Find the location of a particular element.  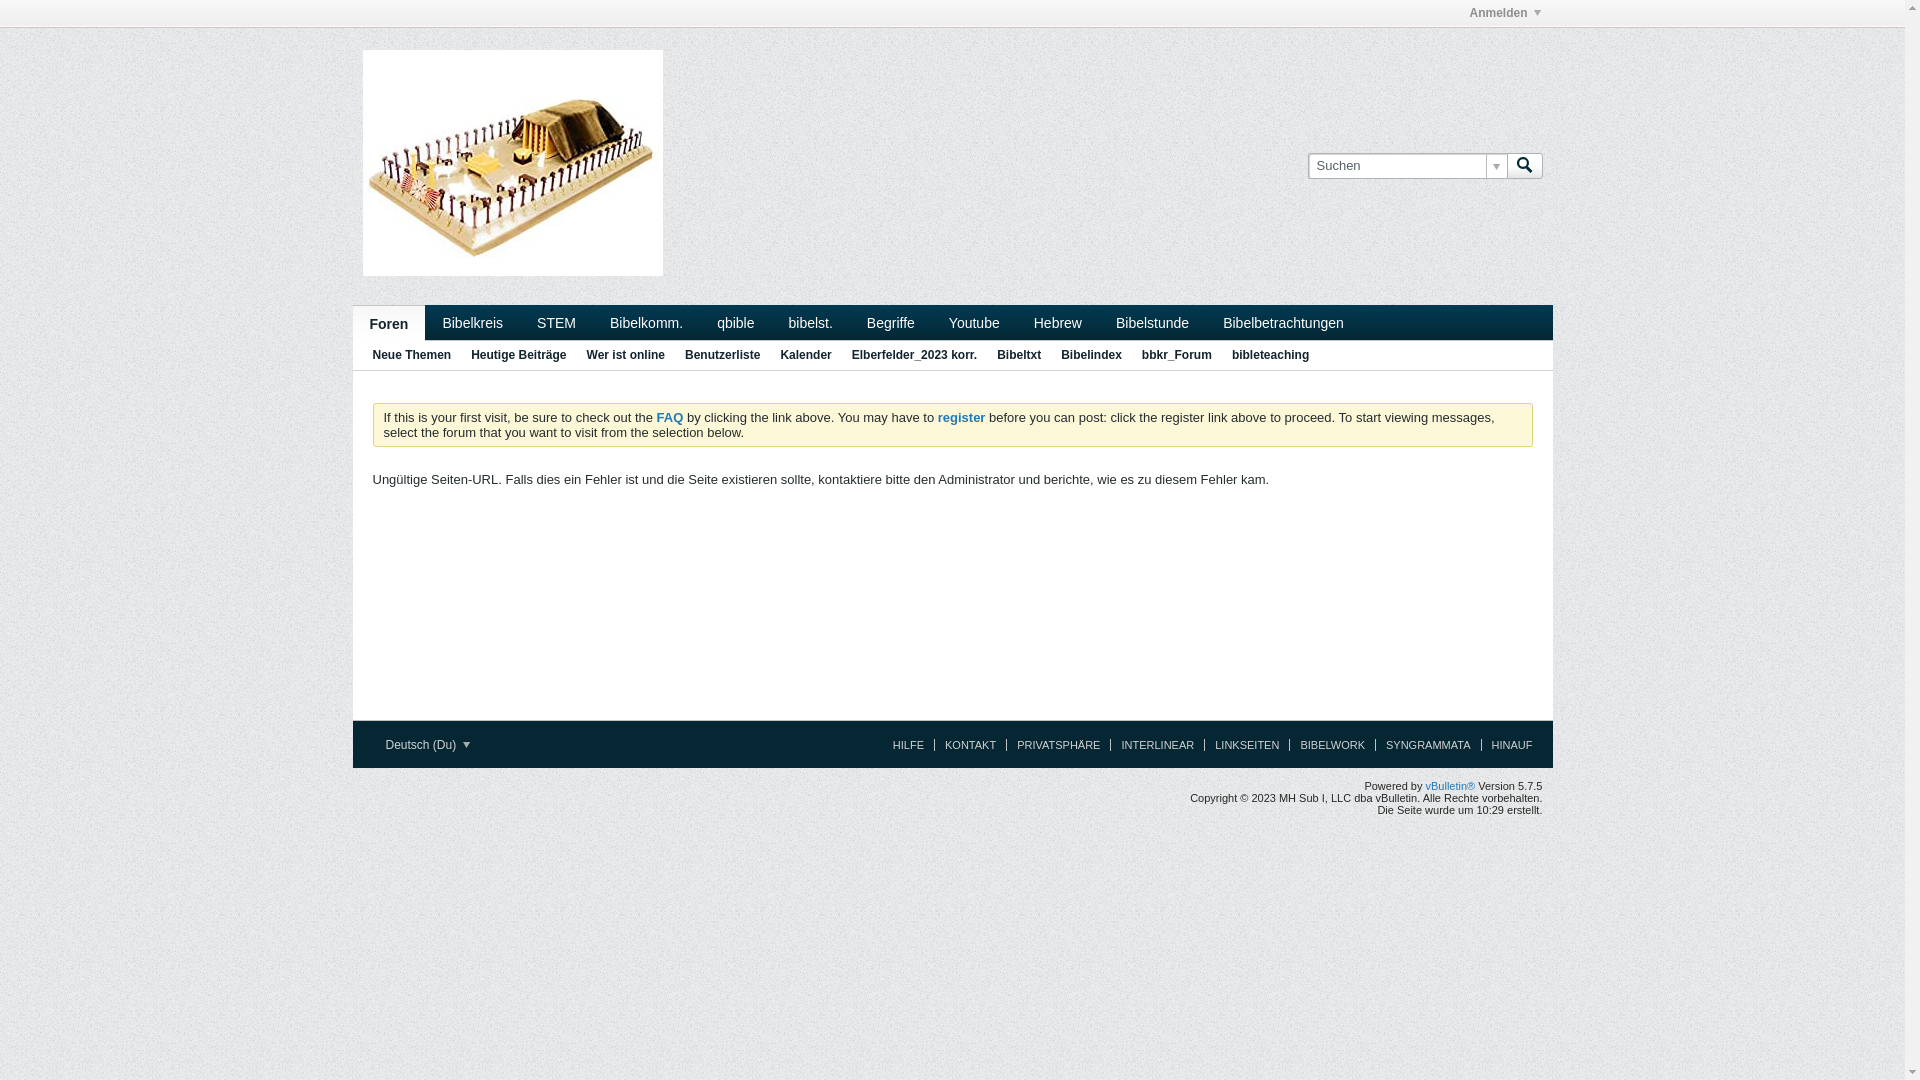

'bbkr_Forum' is located at coordinates (1176, 354).